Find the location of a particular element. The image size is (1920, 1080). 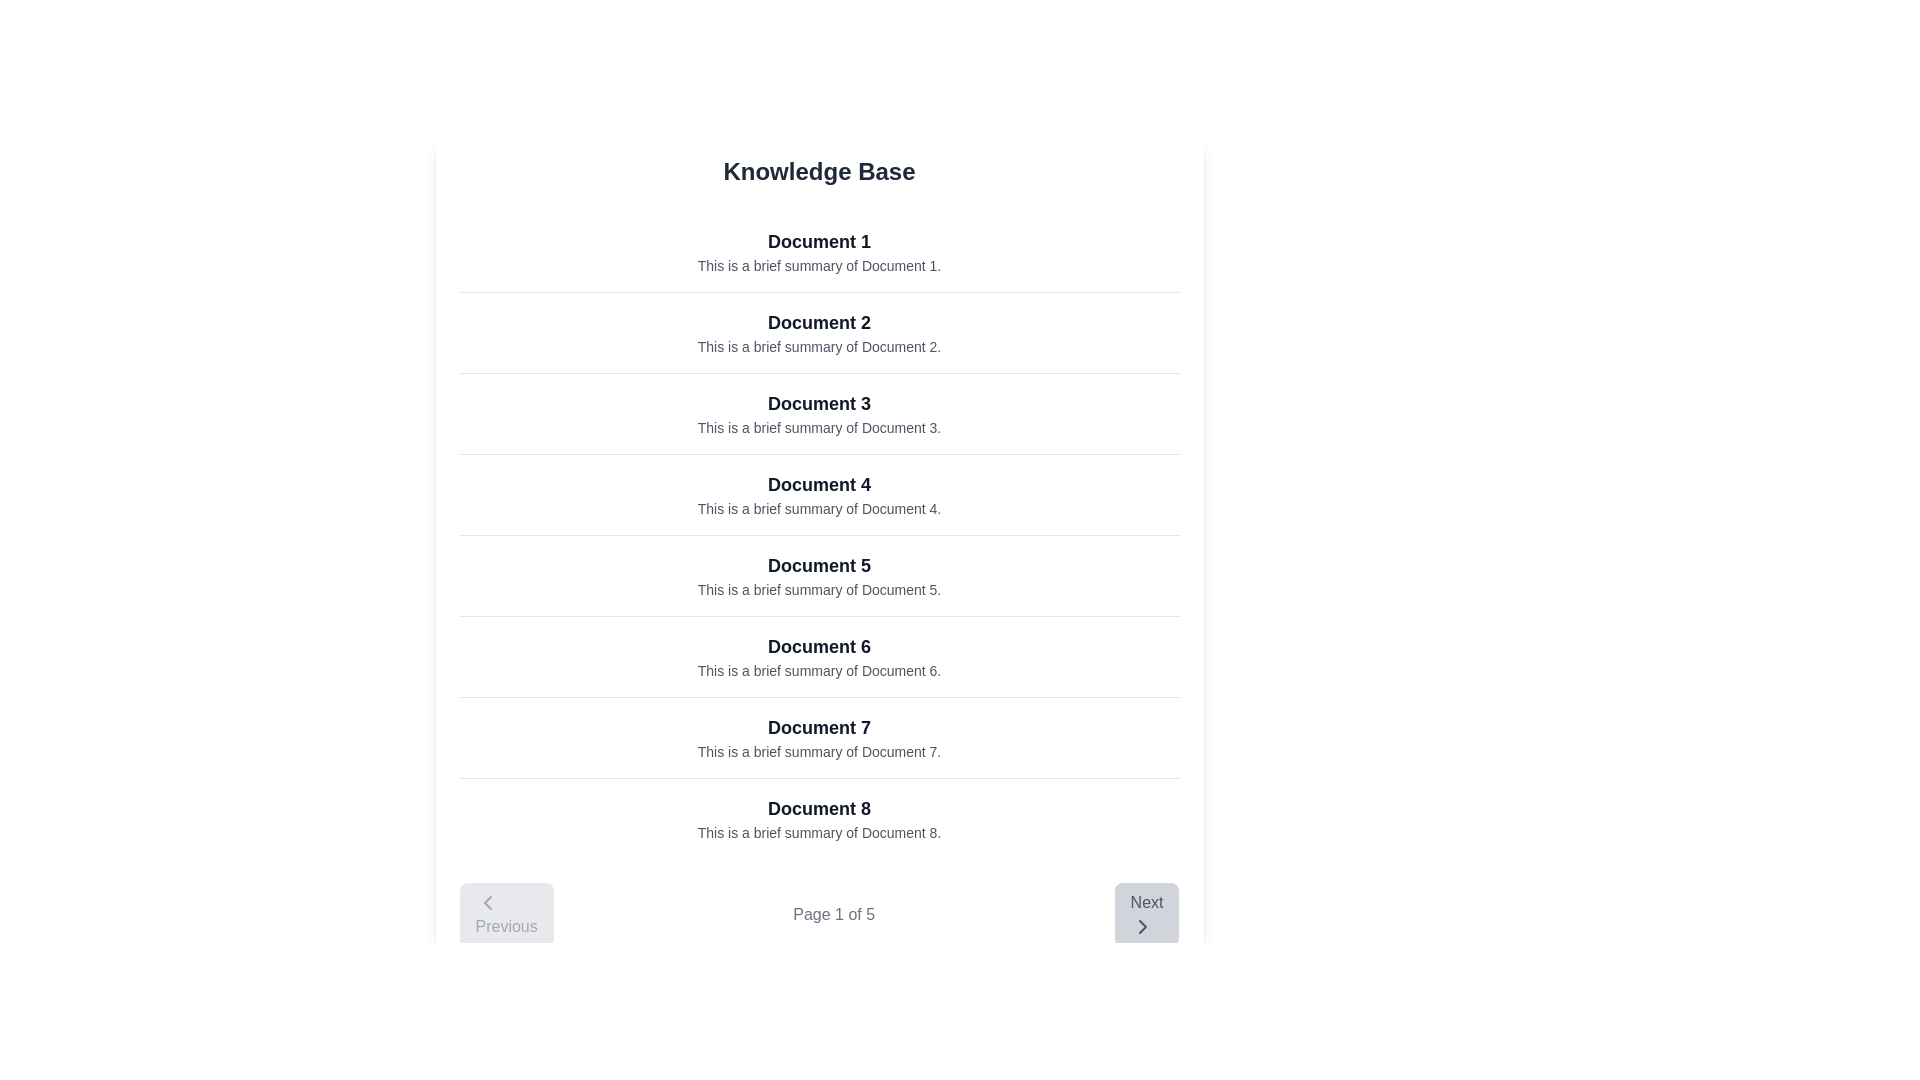

the text label 'Document 6' which is styled in bold and larger font, displayed in black as the title of an information block is located at coordinates (819, 647).